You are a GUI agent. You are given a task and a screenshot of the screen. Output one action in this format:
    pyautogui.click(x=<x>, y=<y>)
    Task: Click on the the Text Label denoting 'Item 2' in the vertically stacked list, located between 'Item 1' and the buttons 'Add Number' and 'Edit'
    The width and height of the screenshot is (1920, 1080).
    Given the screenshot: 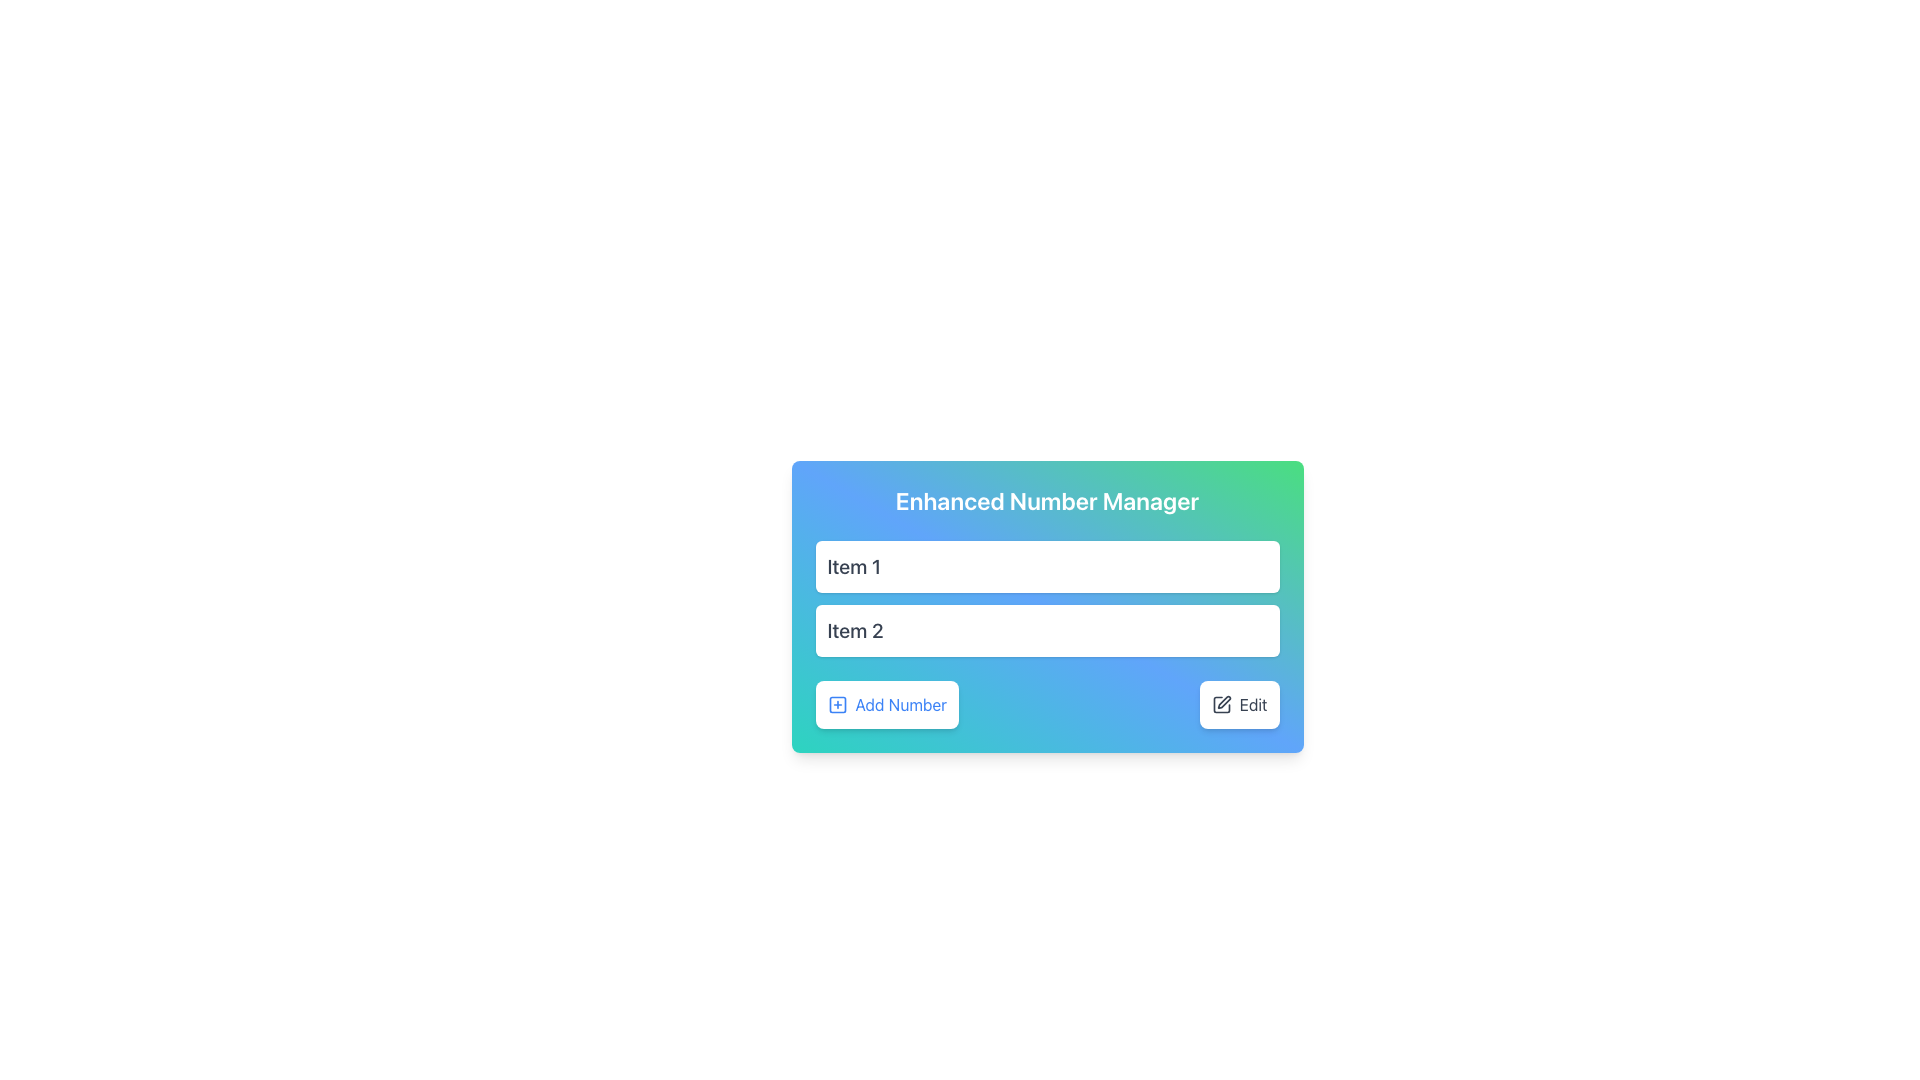 What is the action you would take?
    pyautogui.click(x=855, y=631)
    